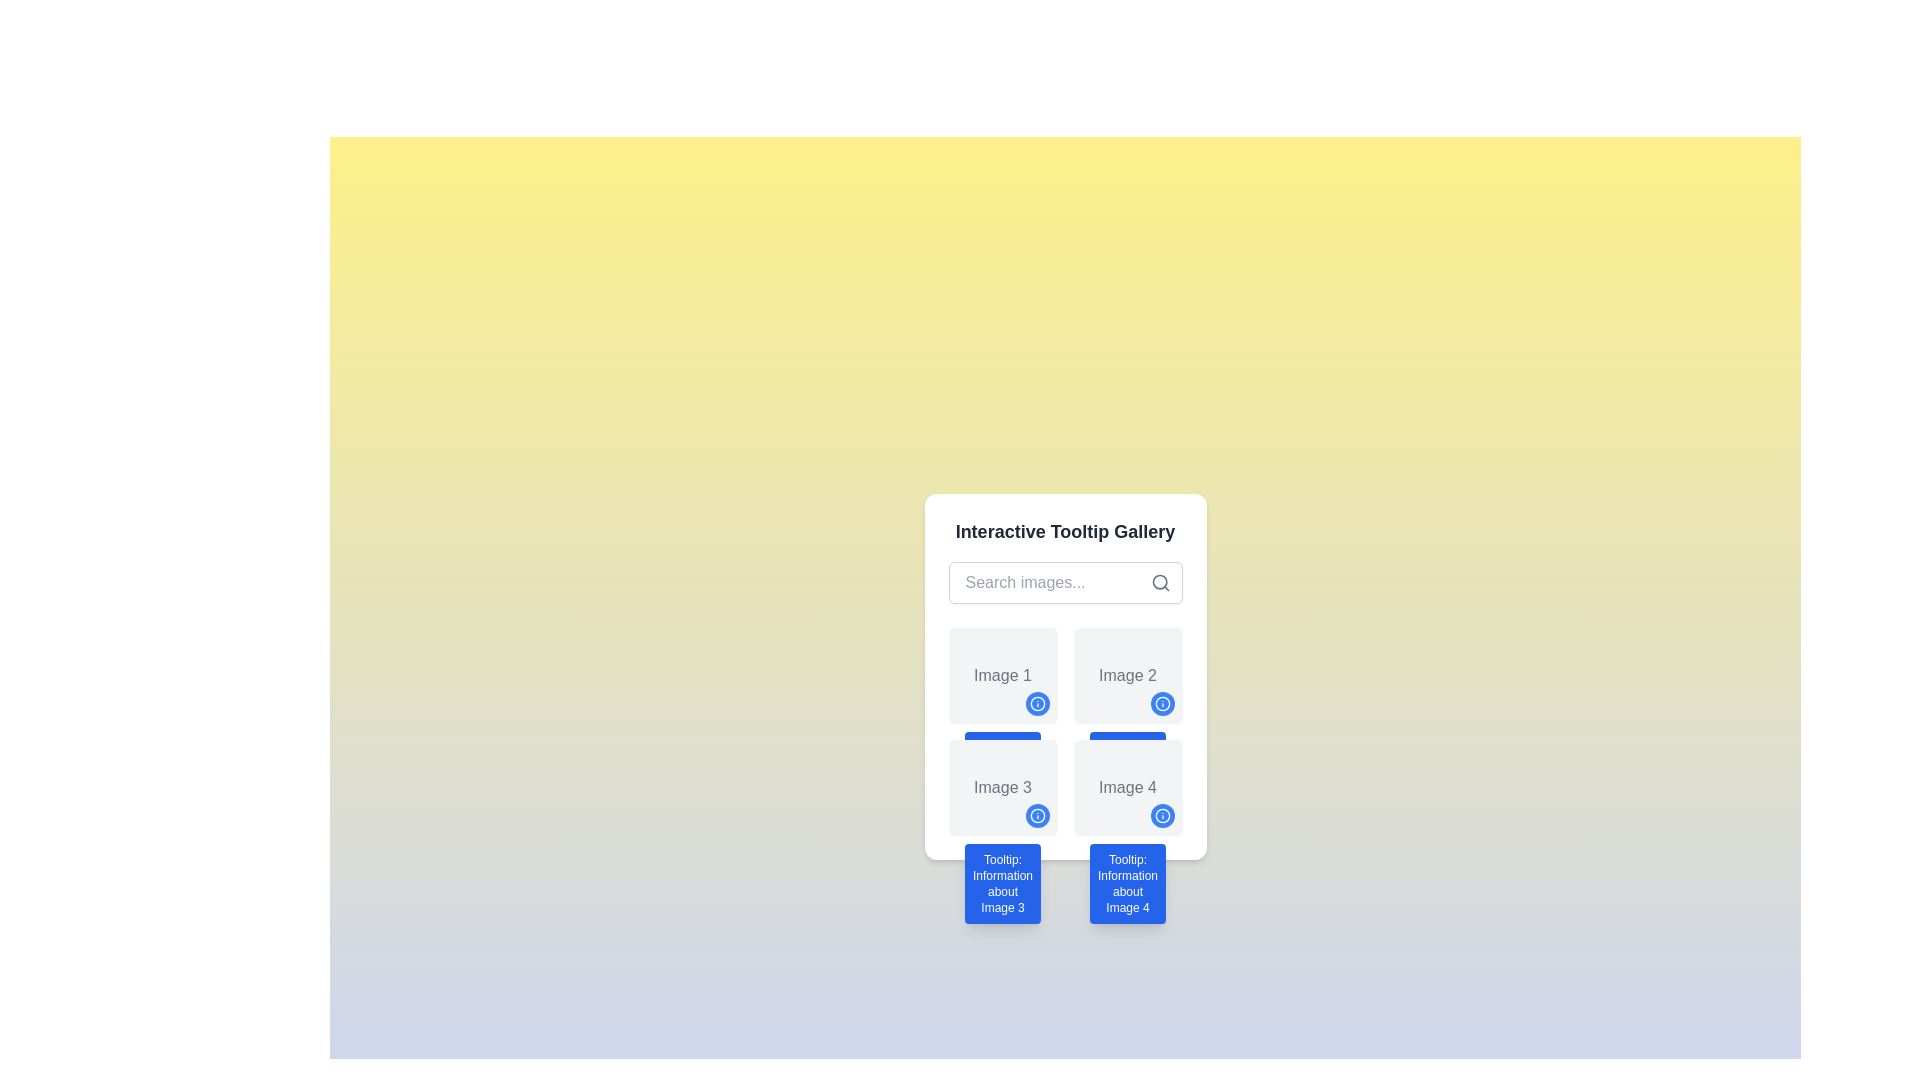 The width and height of the screenshot is (1920, 1080). Describe the element at coordinates (1158, 582) in the screenshot. I see `the central circular part of the search icon, which represents the search functionality within the SVG Circle Element located at the right side of the search bar input field` at that location.